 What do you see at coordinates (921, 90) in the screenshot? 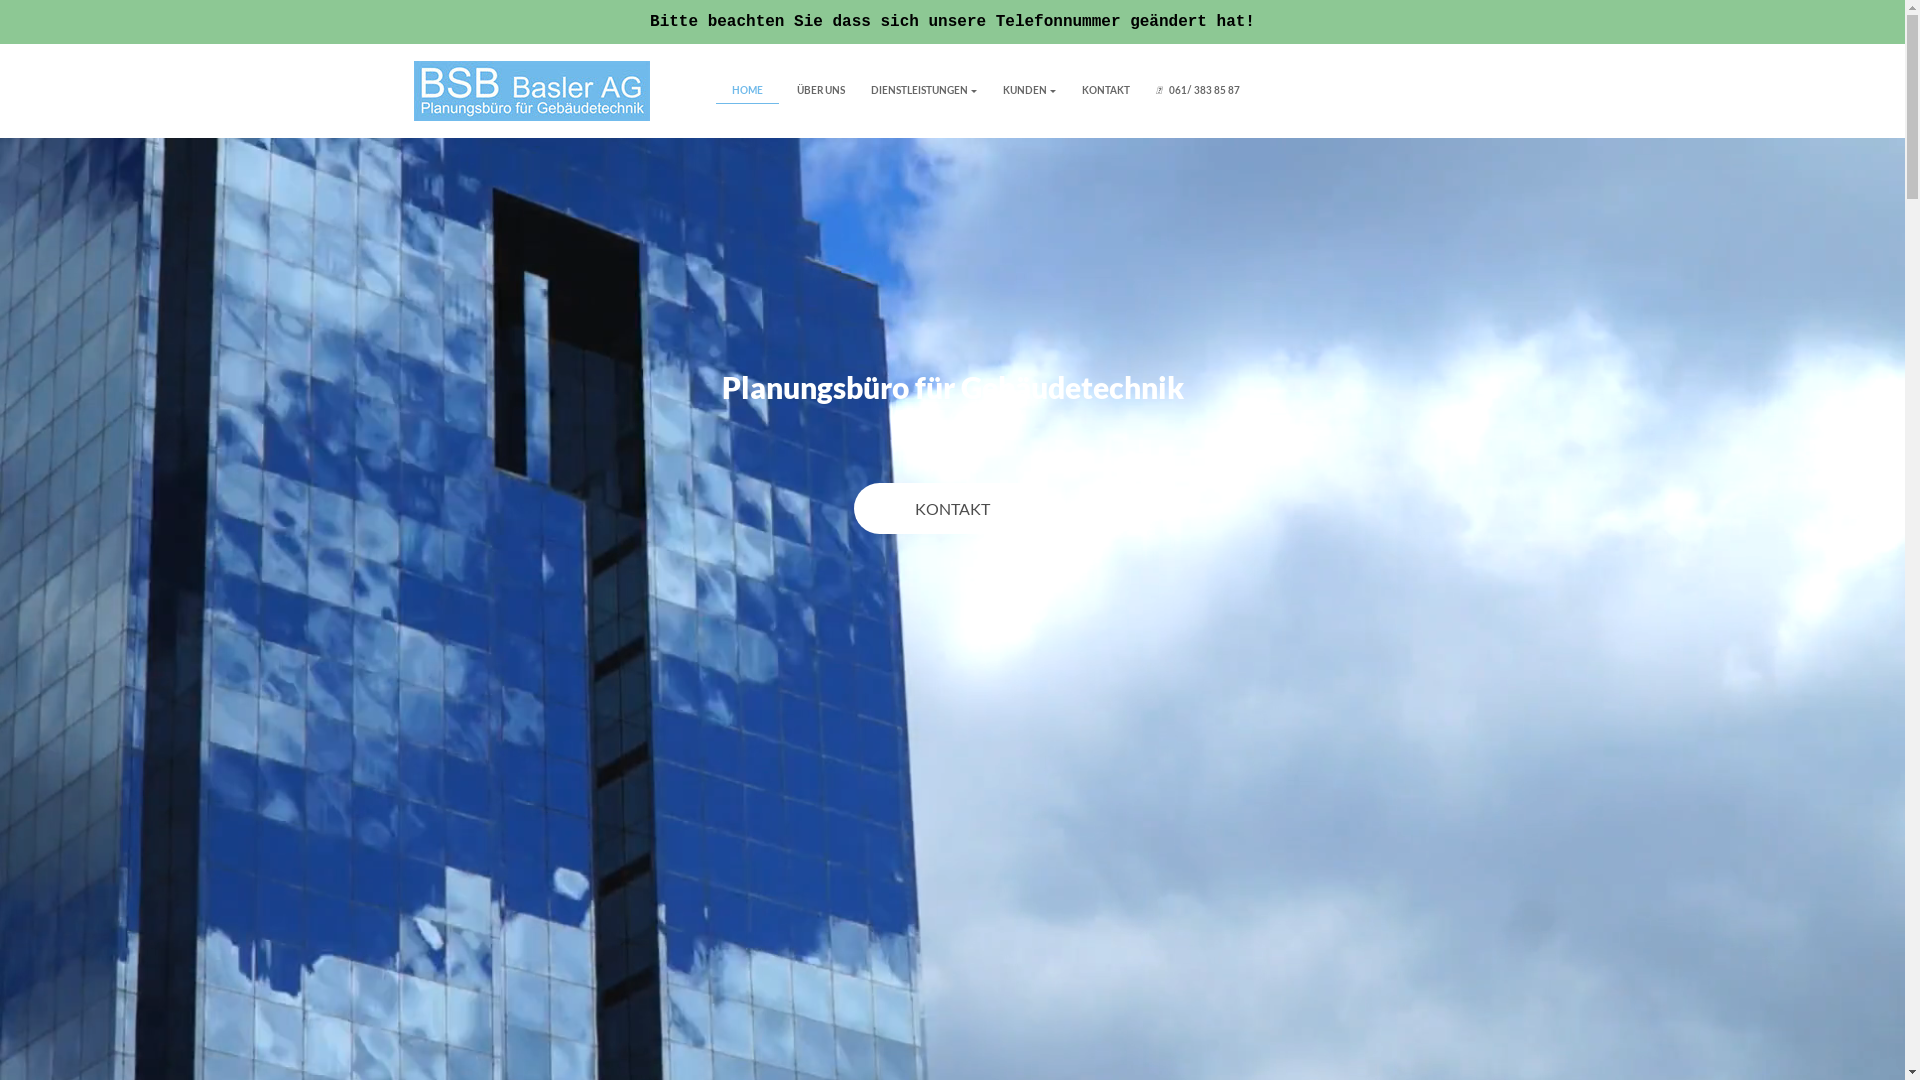
I see `'DIENSTLEISTUNGEN'` at bounding box center [921, 90].